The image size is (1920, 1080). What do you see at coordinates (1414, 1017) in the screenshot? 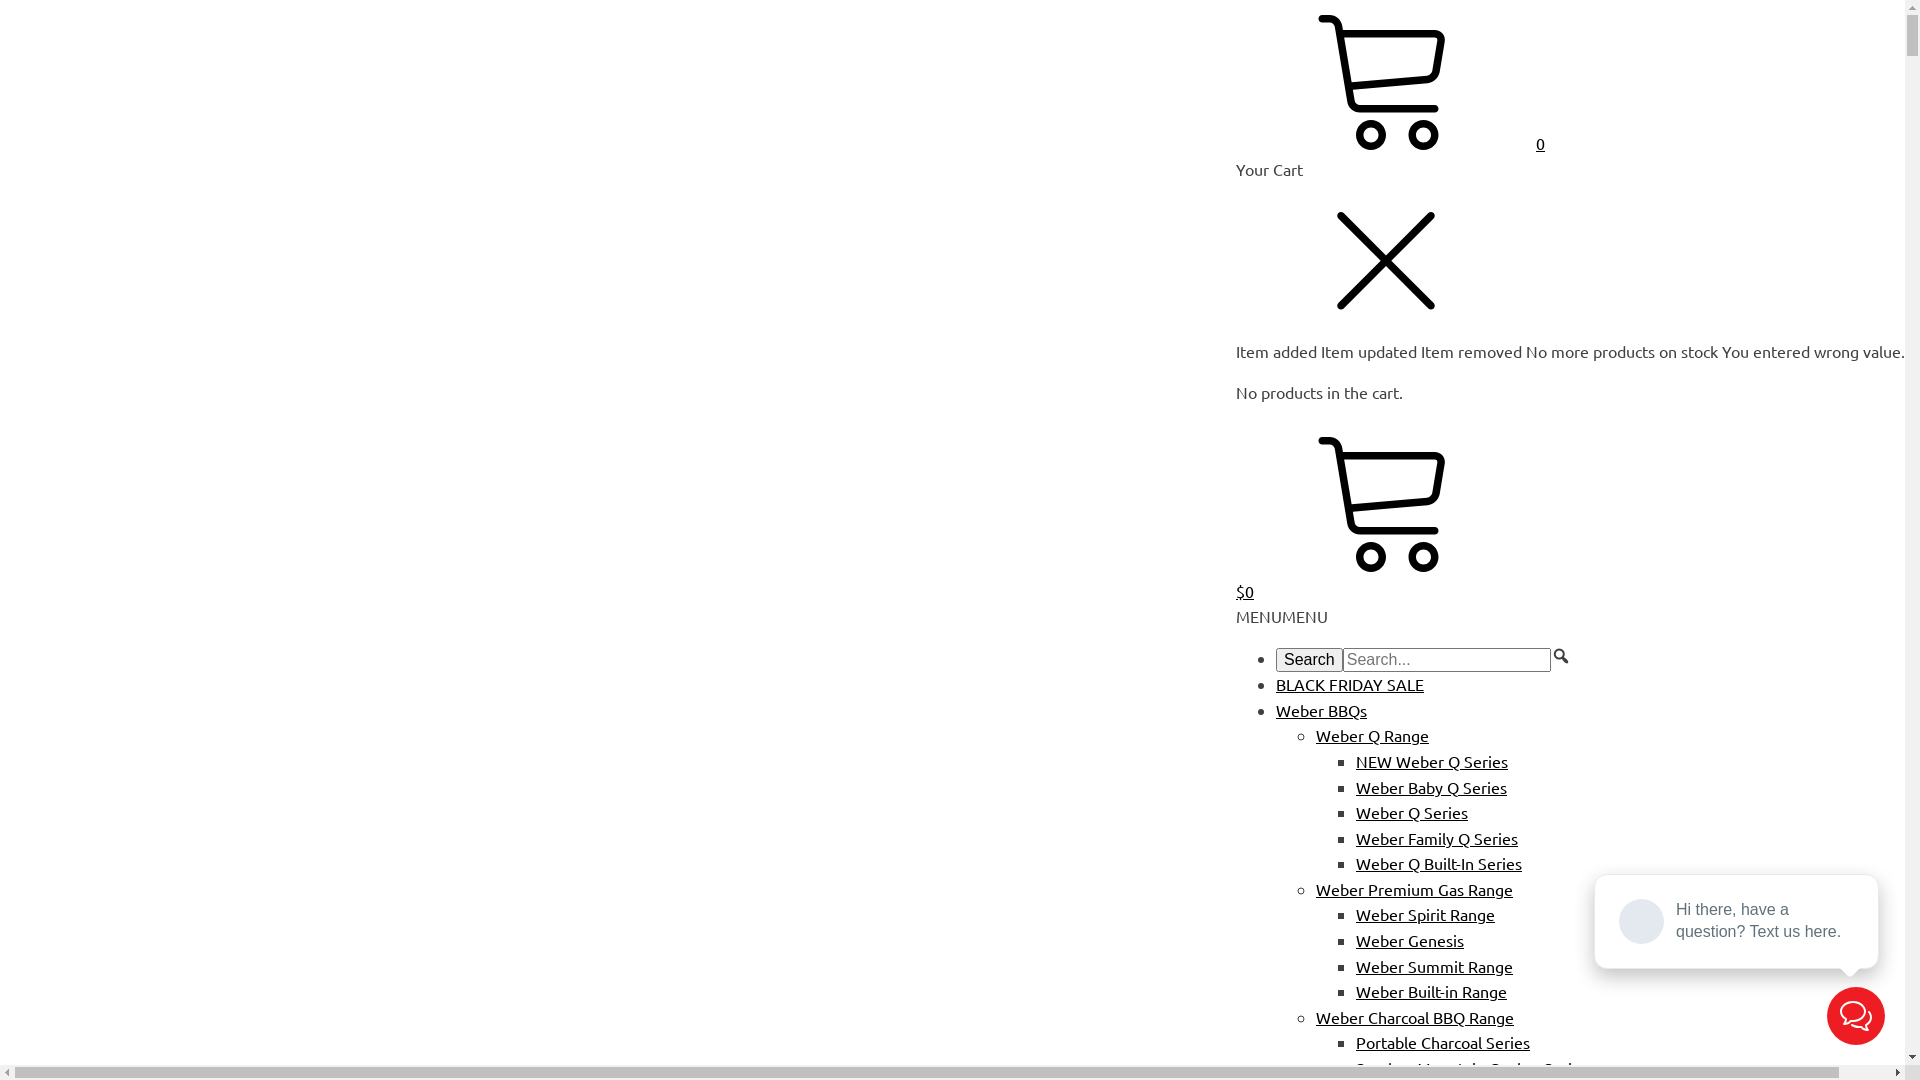
I see `'Weber Charcoal BBQ Range'` at bounding box center [1414, 1017].